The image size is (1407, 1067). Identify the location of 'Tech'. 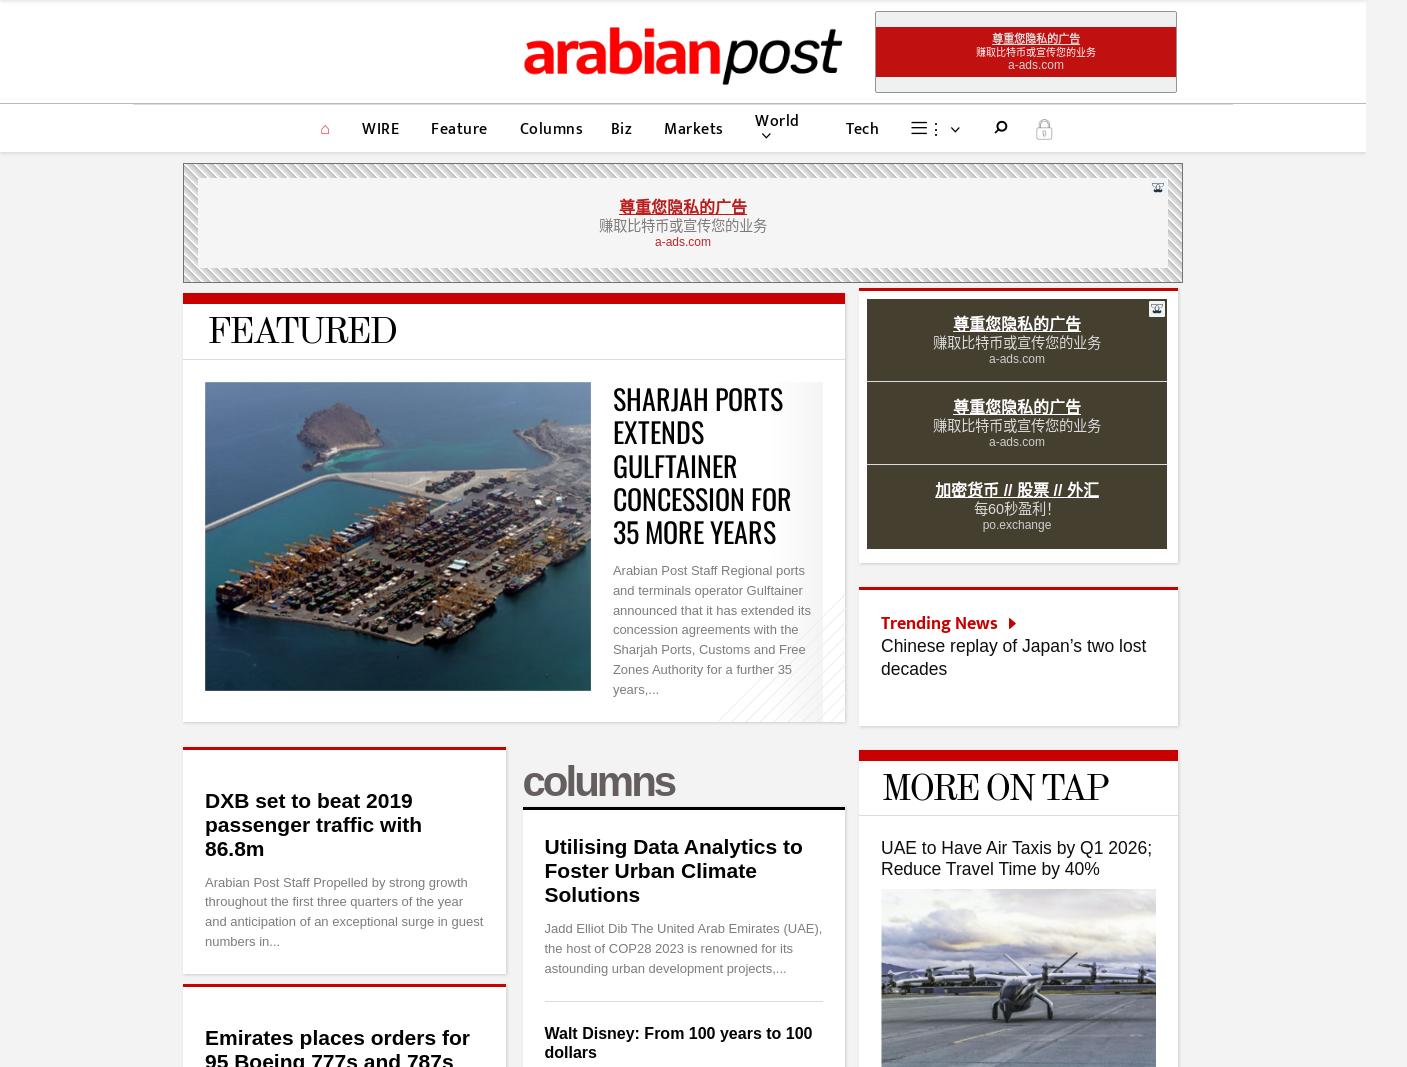
(861, 127).